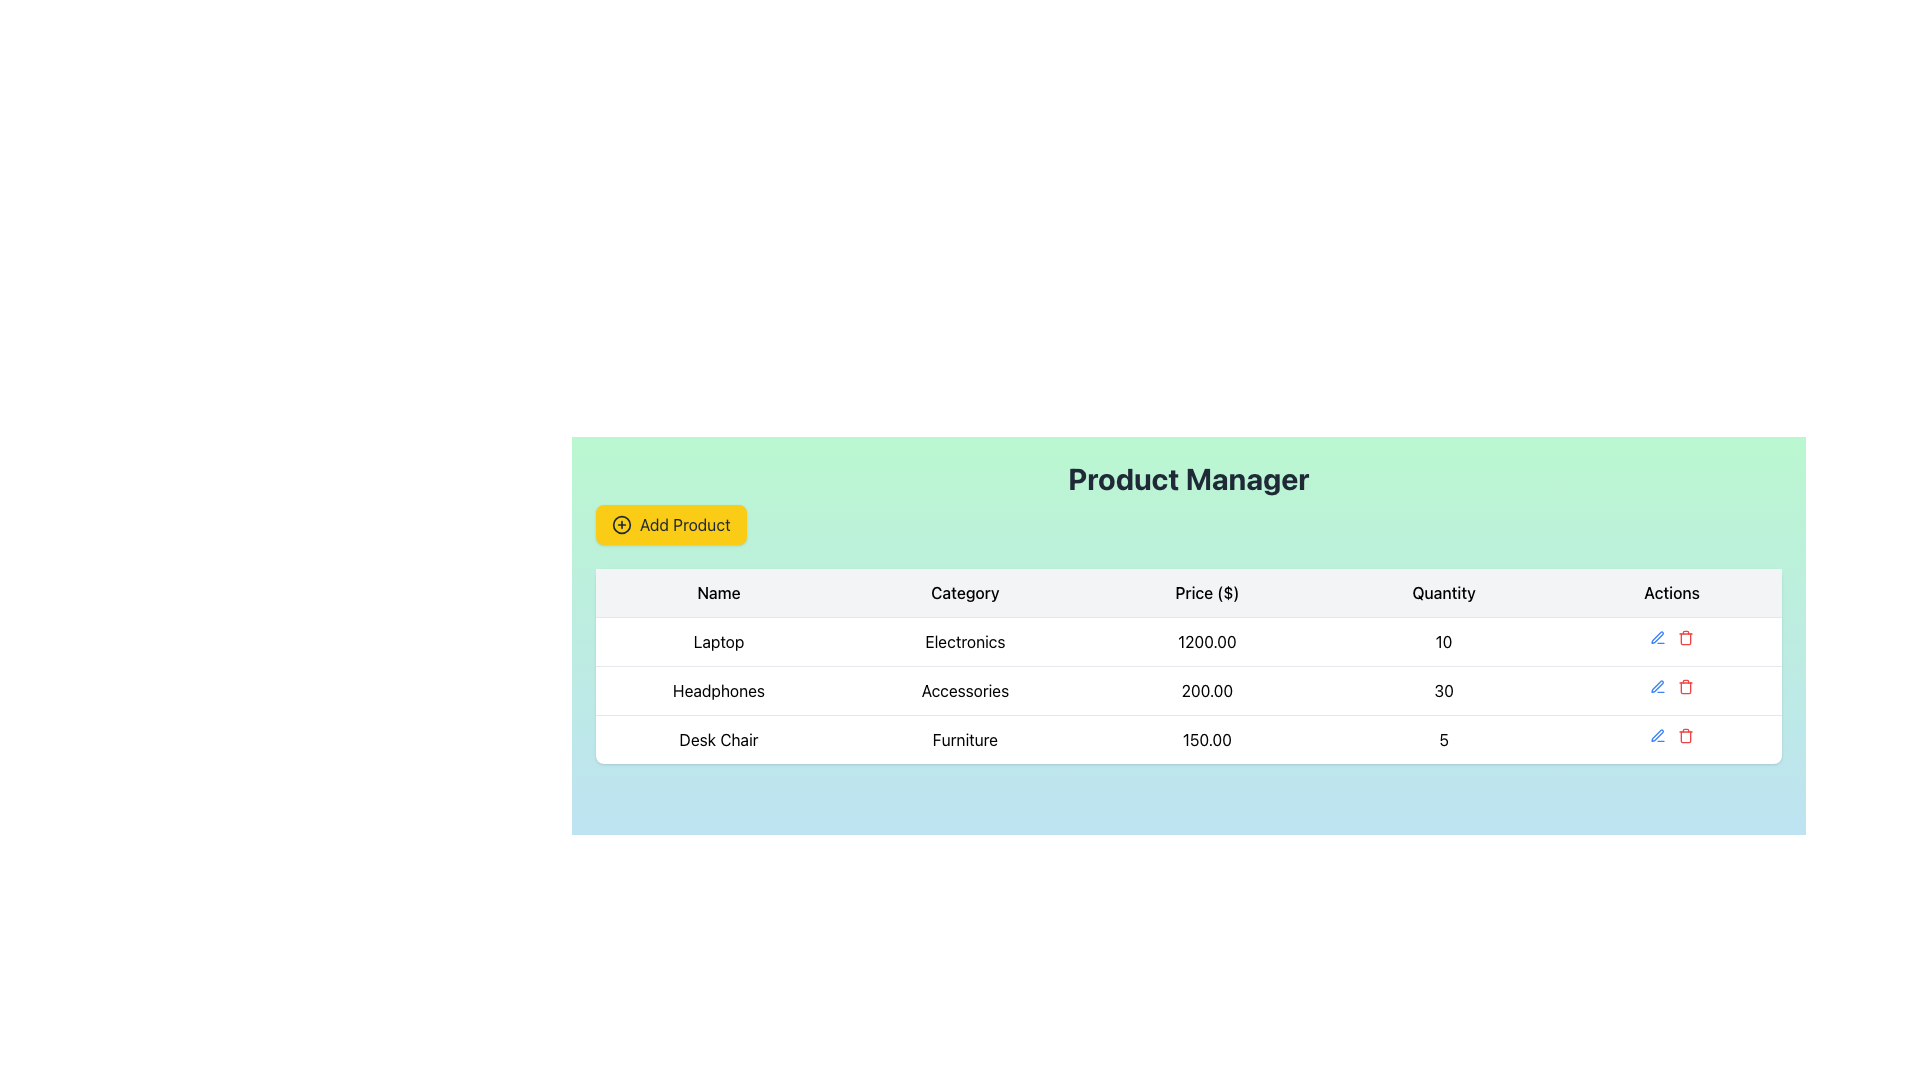  Describe the element at coordinates (685, 523) in the screenshot. I see `the 'Add Product' text label located inside the yellow button` at that location.